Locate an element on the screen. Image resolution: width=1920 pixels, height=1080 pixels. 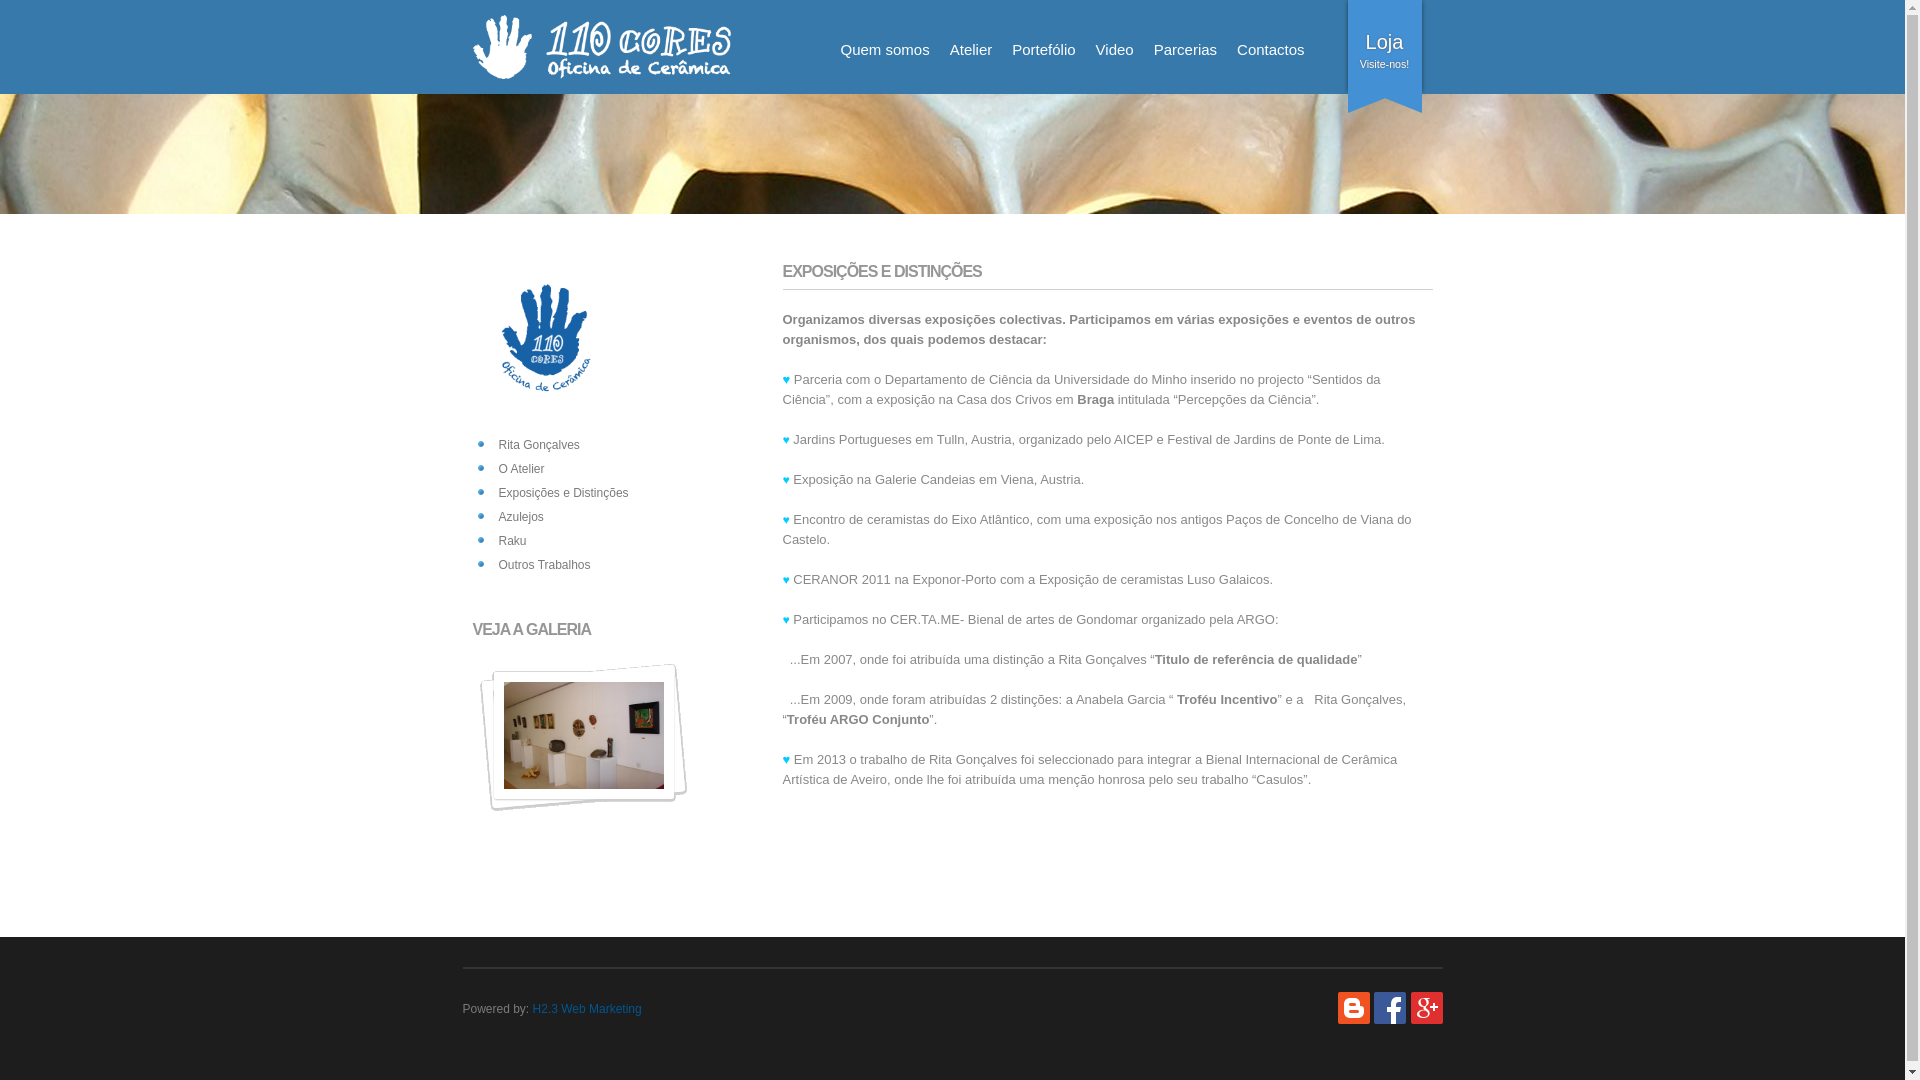
'Facebook' is located at coordinates (1372, 1007).